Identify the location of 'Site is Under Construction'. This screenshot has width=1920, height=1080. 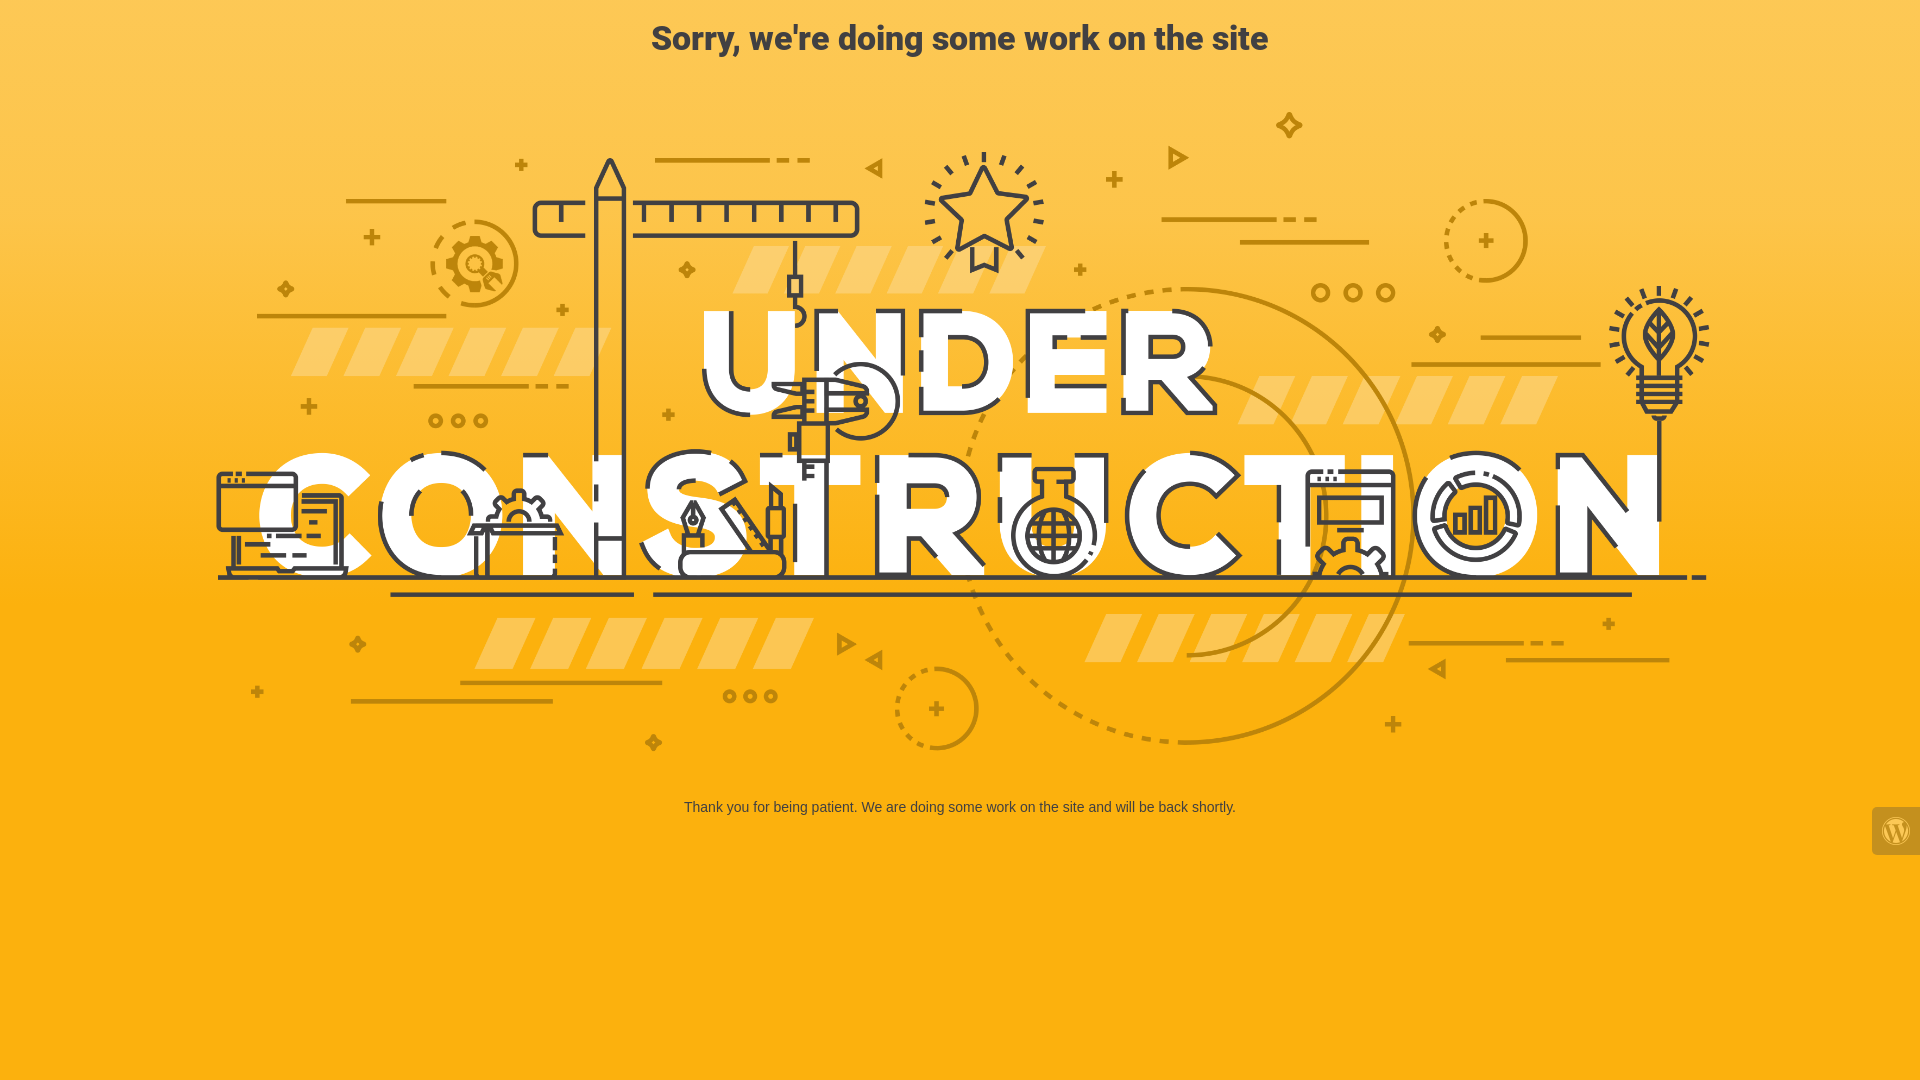
(960, 431).